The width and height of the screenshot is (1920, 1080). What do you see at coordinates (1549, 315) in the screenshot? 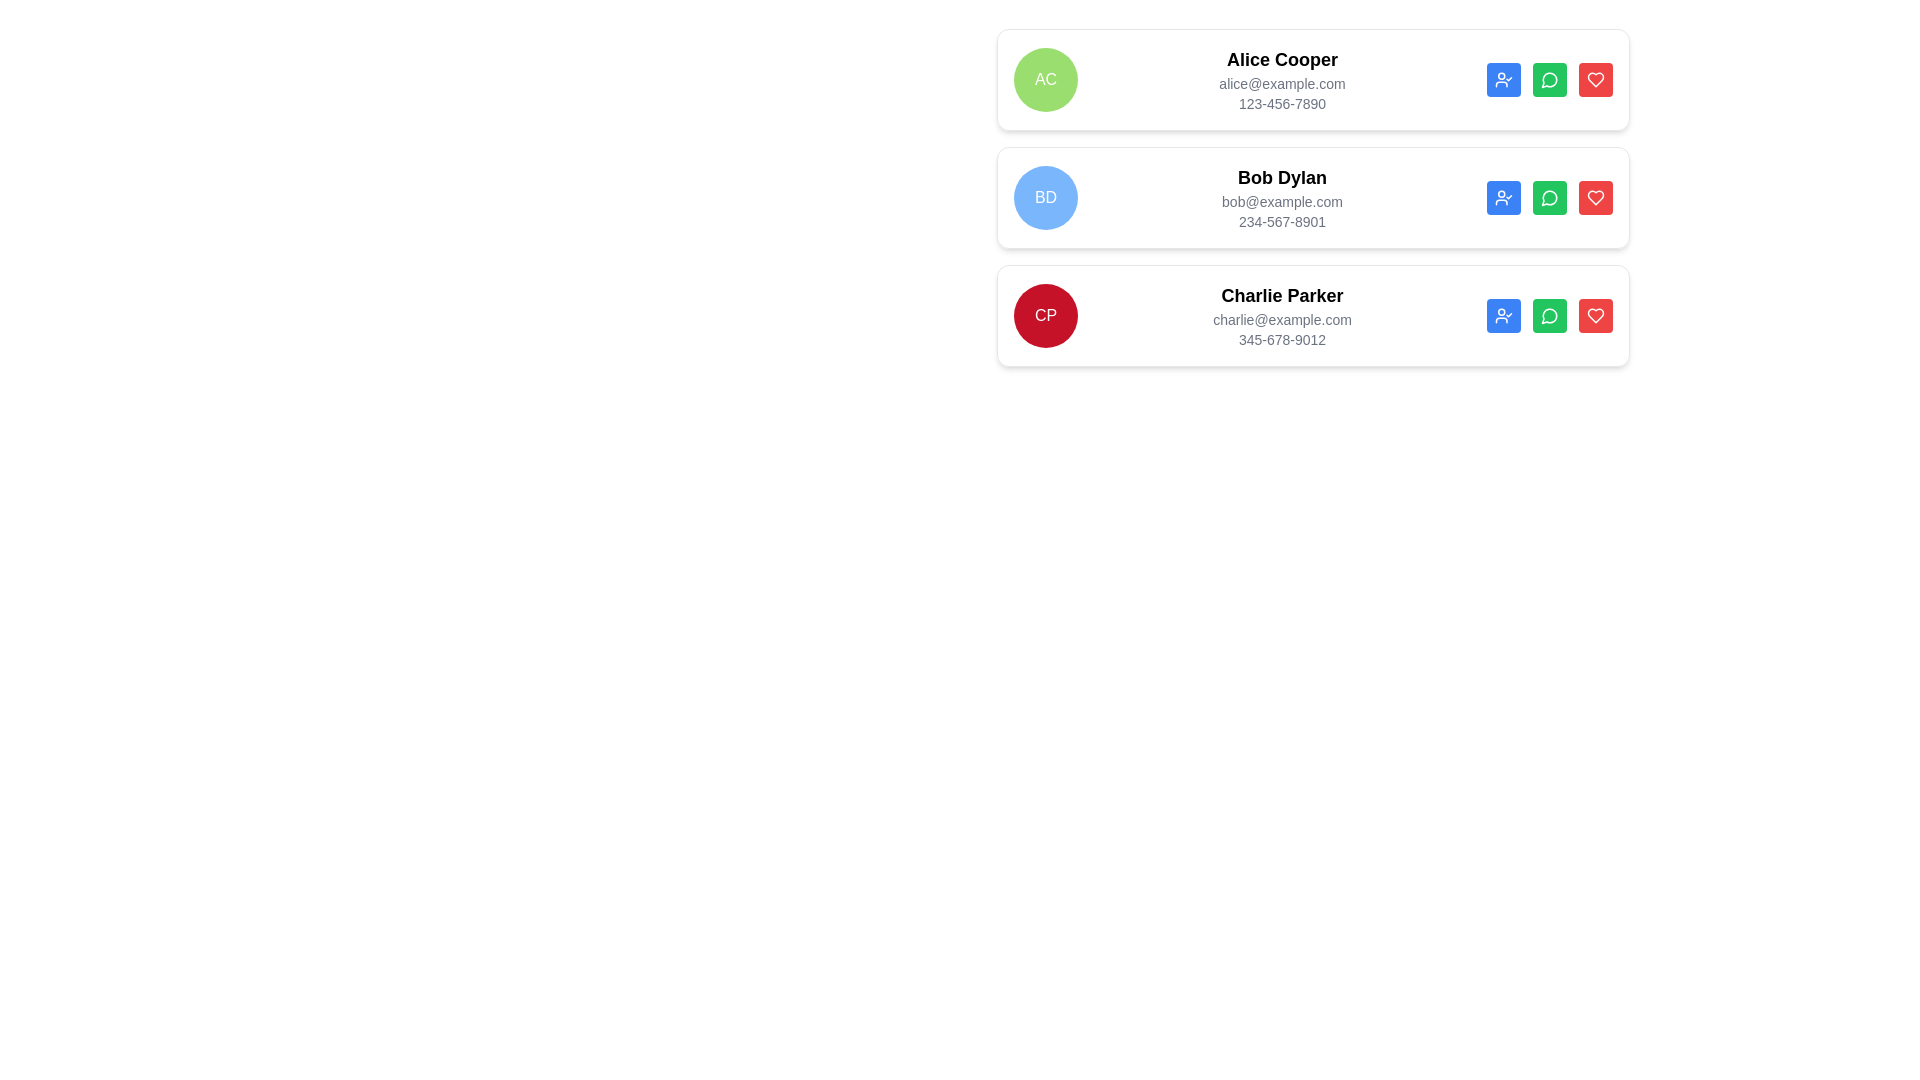
I see `the SVG-based message icon button with a green background and white outline located in the third user information card adjacent to 'Charlie Parker' to initiate a chat or messaging action` at bounding box center [1549, 315].